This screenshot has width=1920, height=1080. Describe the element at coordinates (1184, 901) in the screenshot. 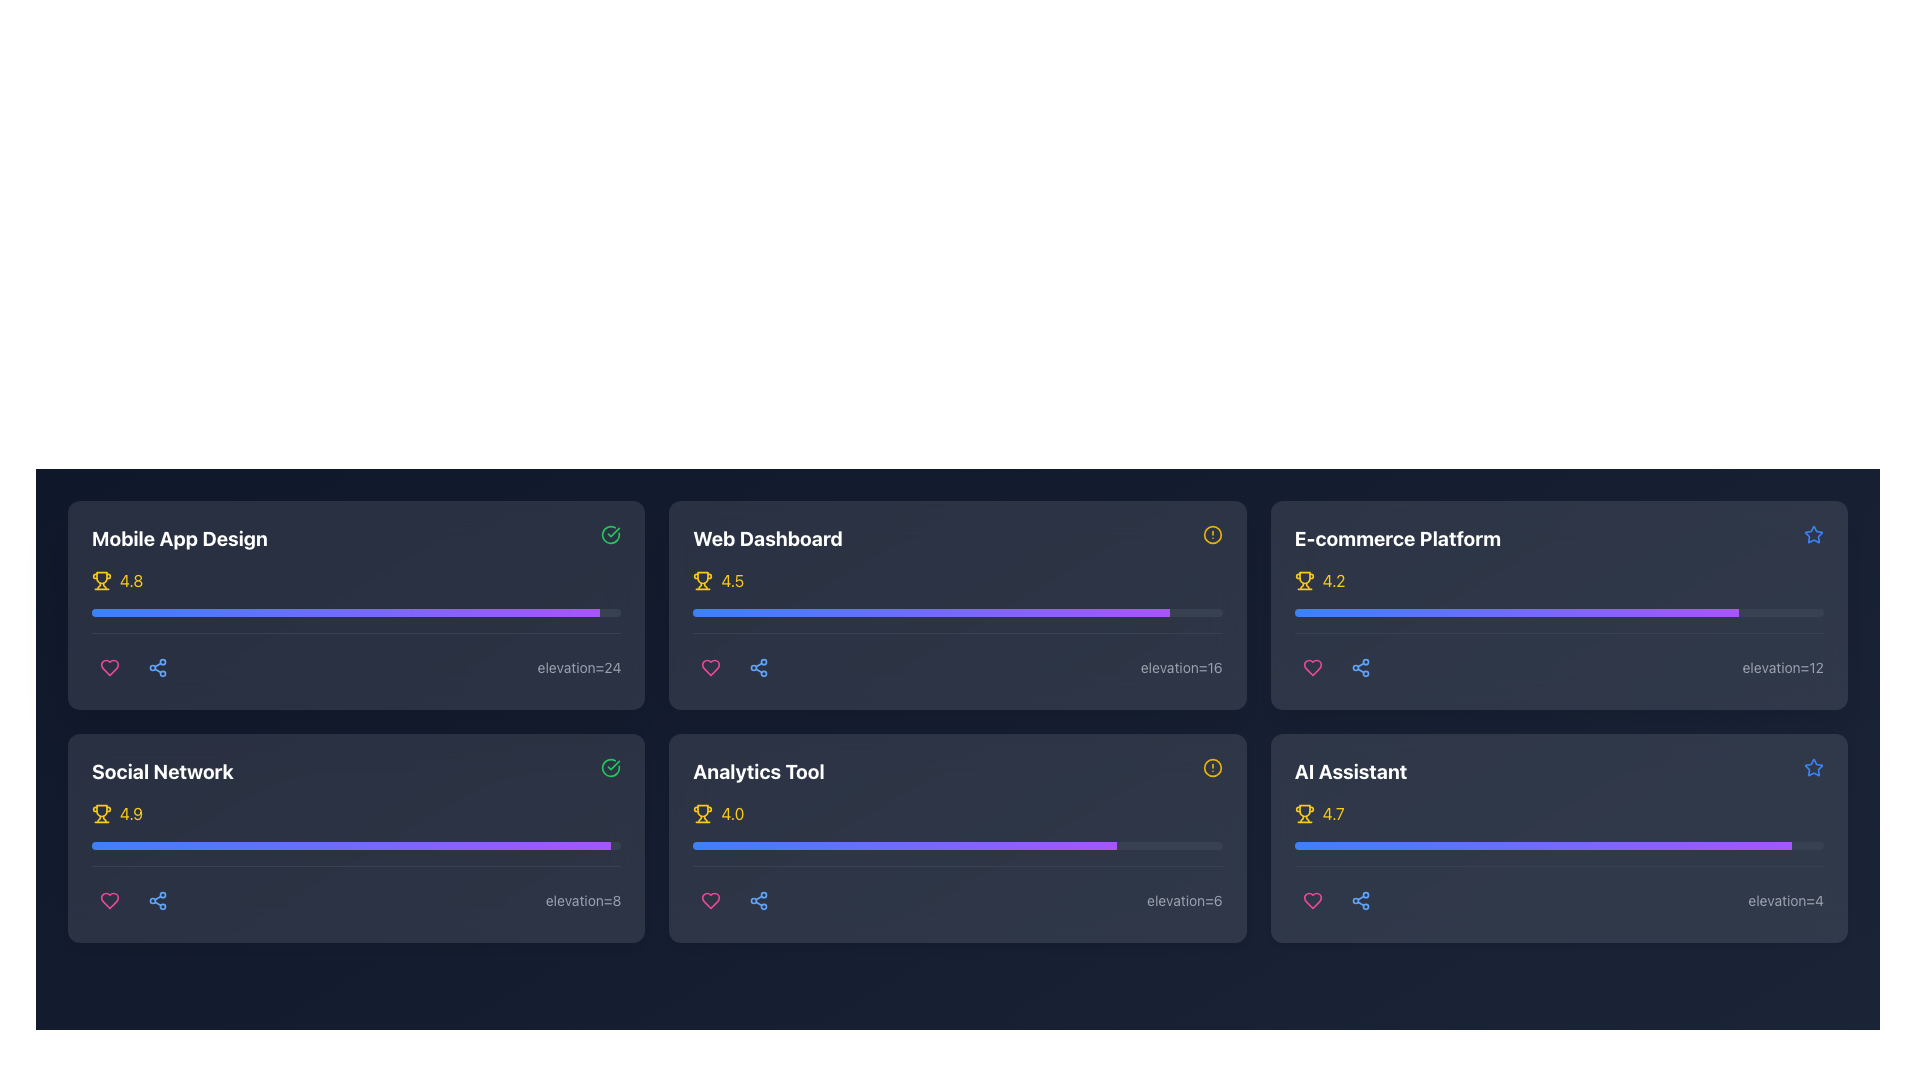

I see `the static text label displaying 'elevation=6' located in the bottom-right corner of the 'Analytics Tool' card` at that location.